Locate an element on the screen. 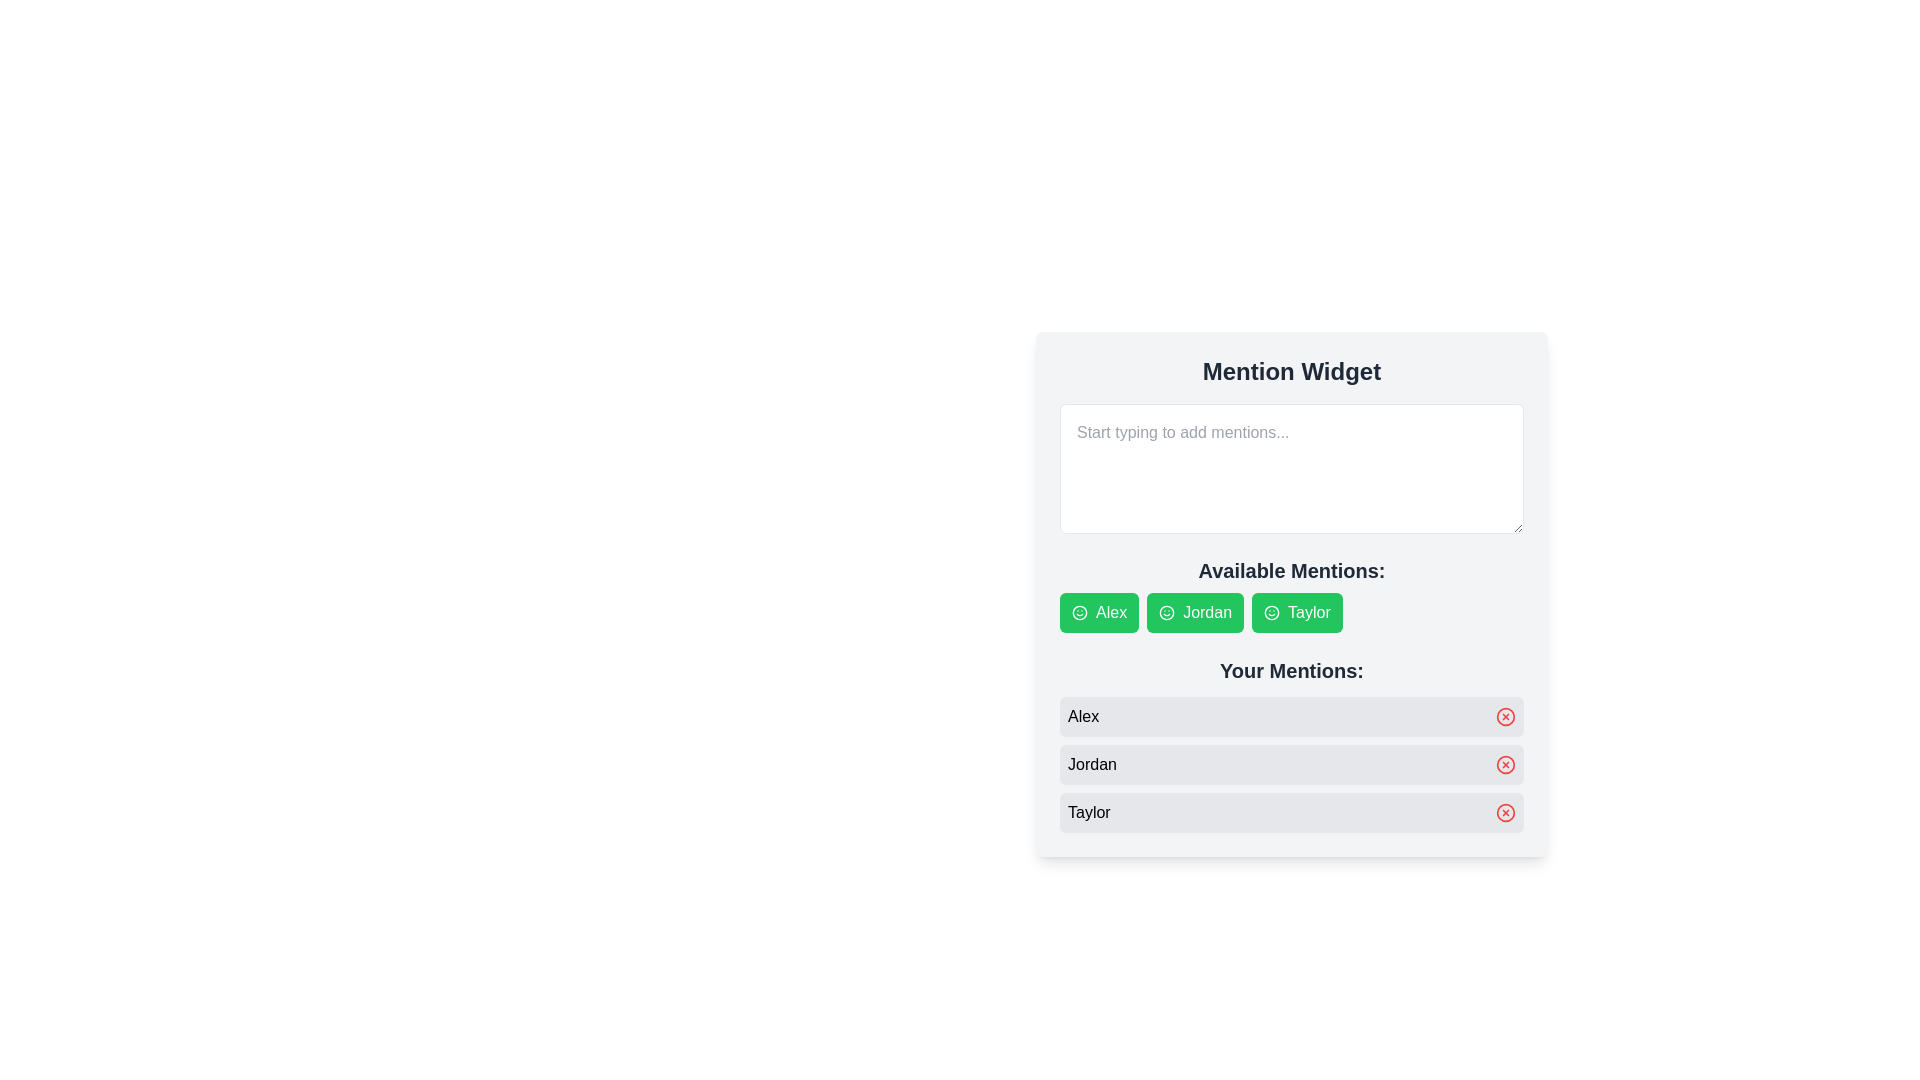 Image resolution: width=1920 pixels, height=1080 pixels. the green pill-shaped button labeled 'Jordan' which is located in the 'Available Mentions' section is located at coordinates (1195, 612).